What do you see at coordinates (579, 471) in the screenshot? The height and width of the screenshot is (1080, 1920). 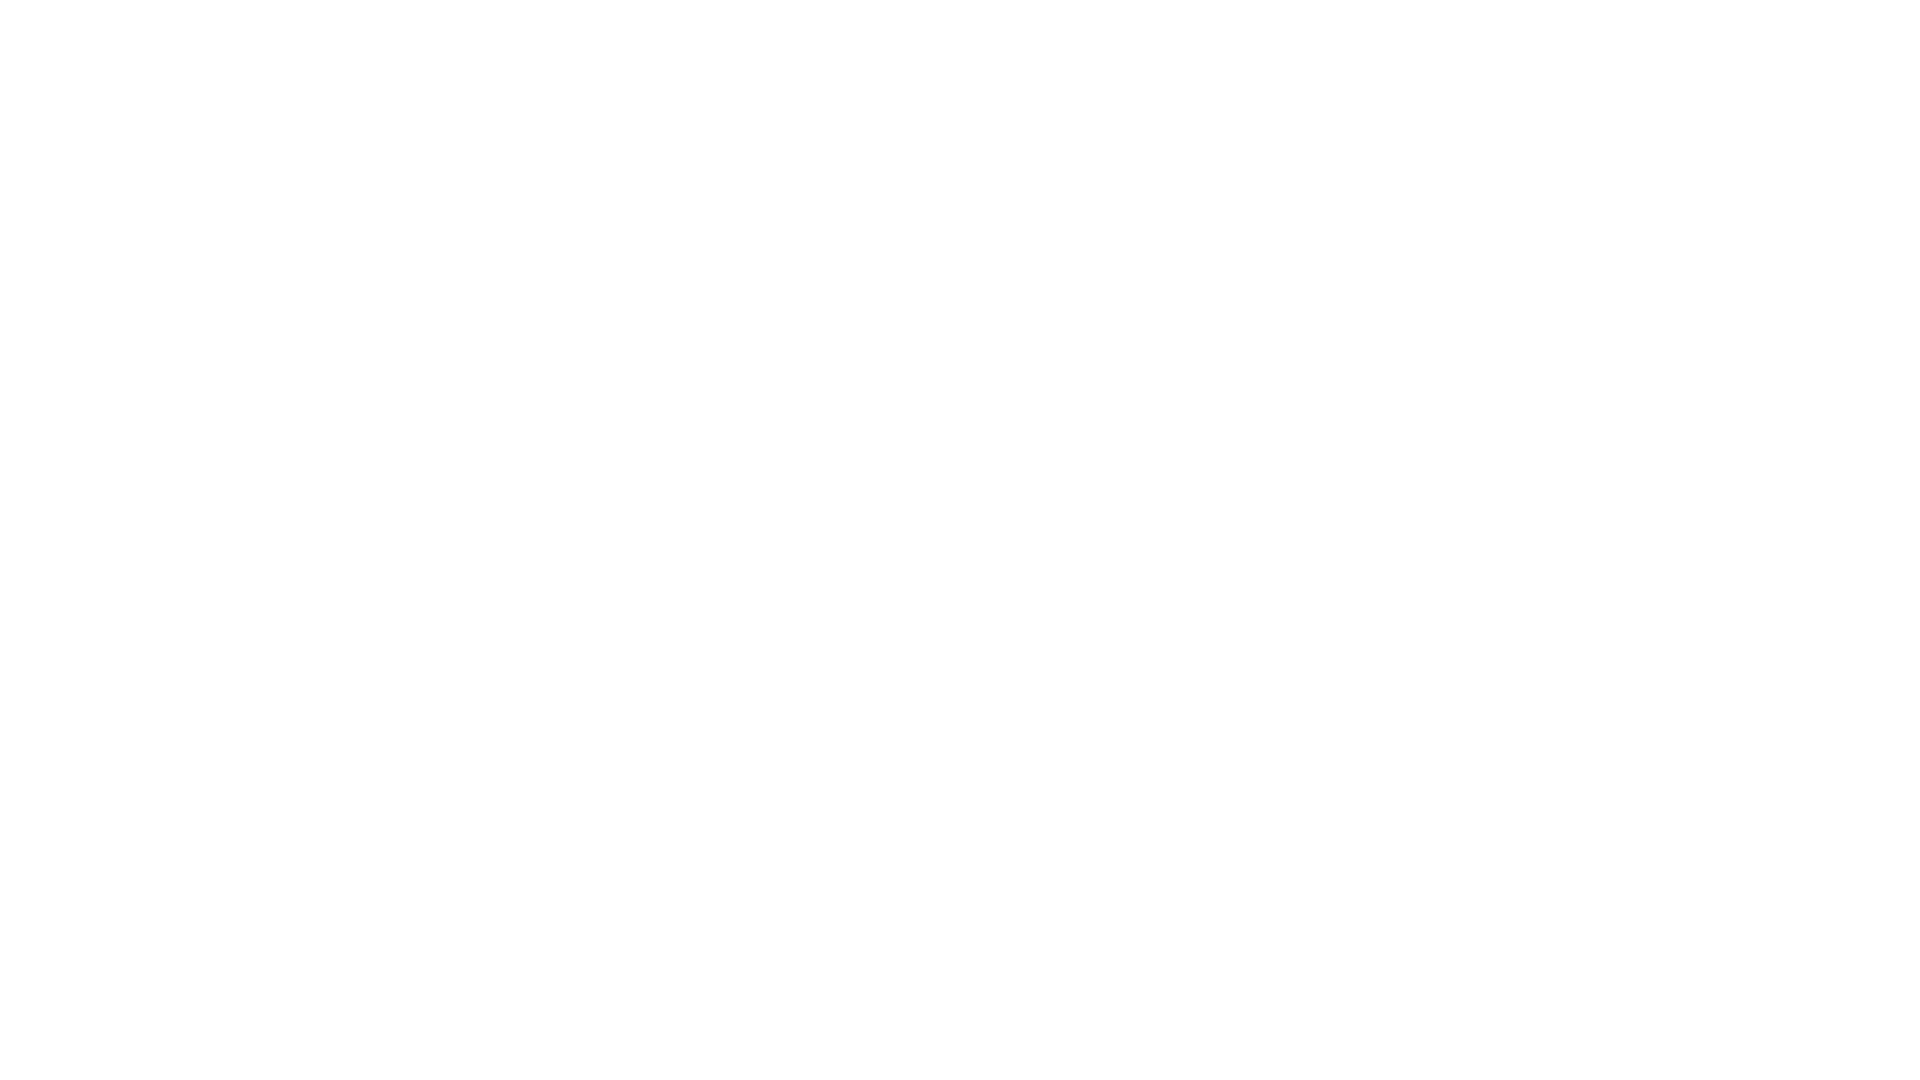 I see `Explore` at bounding box center [579, 471].